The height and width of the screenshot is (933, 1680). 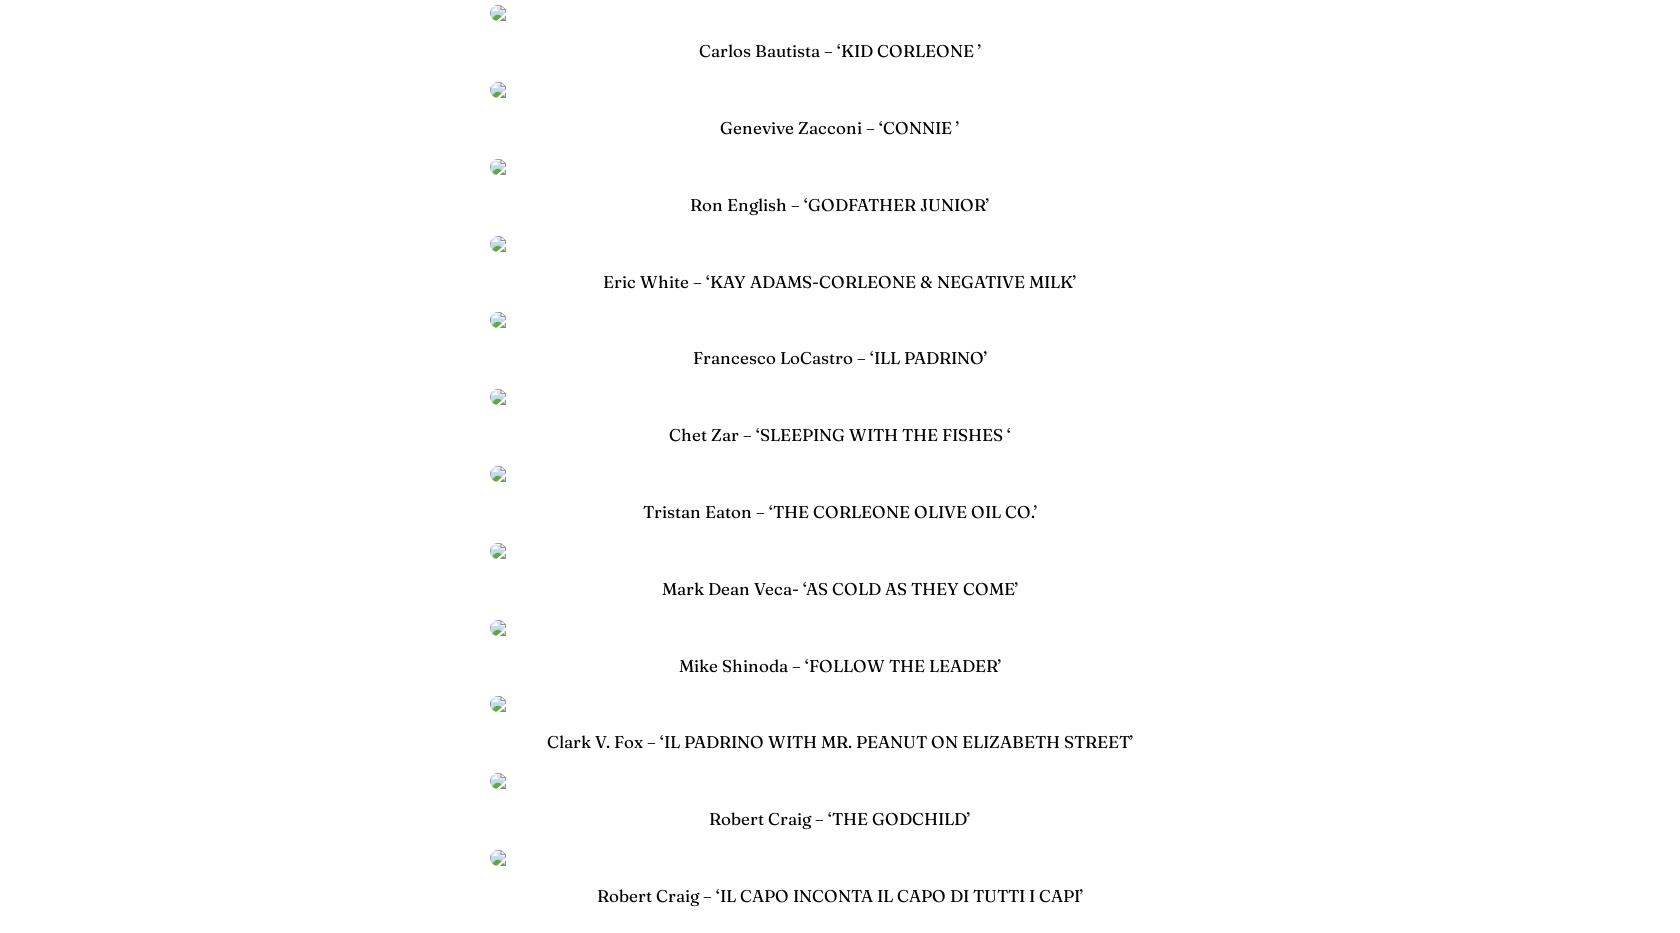 What do you see at coordinates (678, 663) in the screenshot?
I see `'Mike Shinoda – ‘FOLLOW THE LEADER’'` at bounding box center [678, 663].